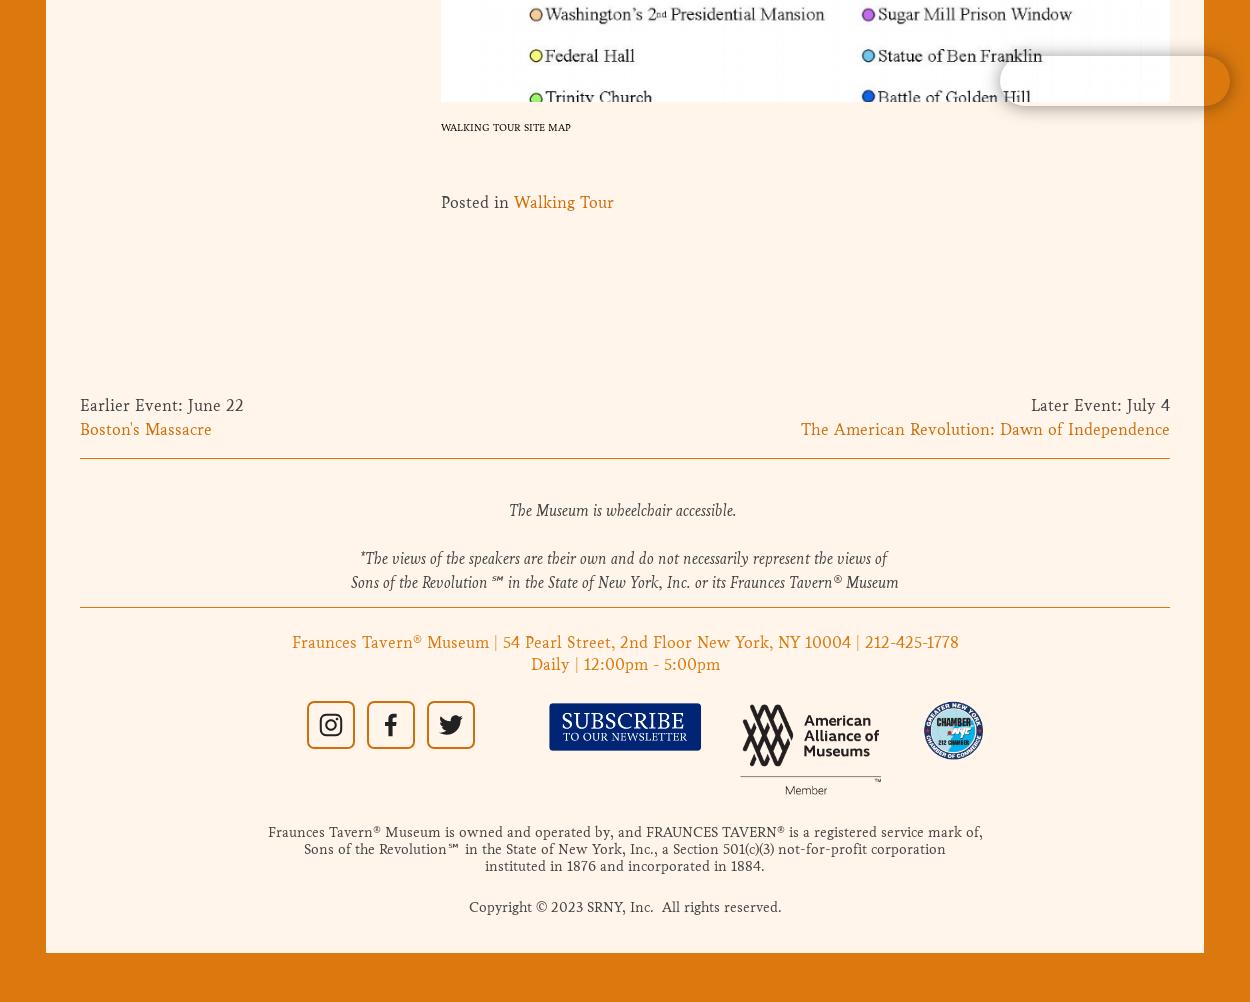 This screenshot has width=1250, height=1002. Describe the element at coordinates (623, 906) in the screenshot. I see `'Copyright © 2023 SRNY, Inc.  All rights reserved.'` at that location.